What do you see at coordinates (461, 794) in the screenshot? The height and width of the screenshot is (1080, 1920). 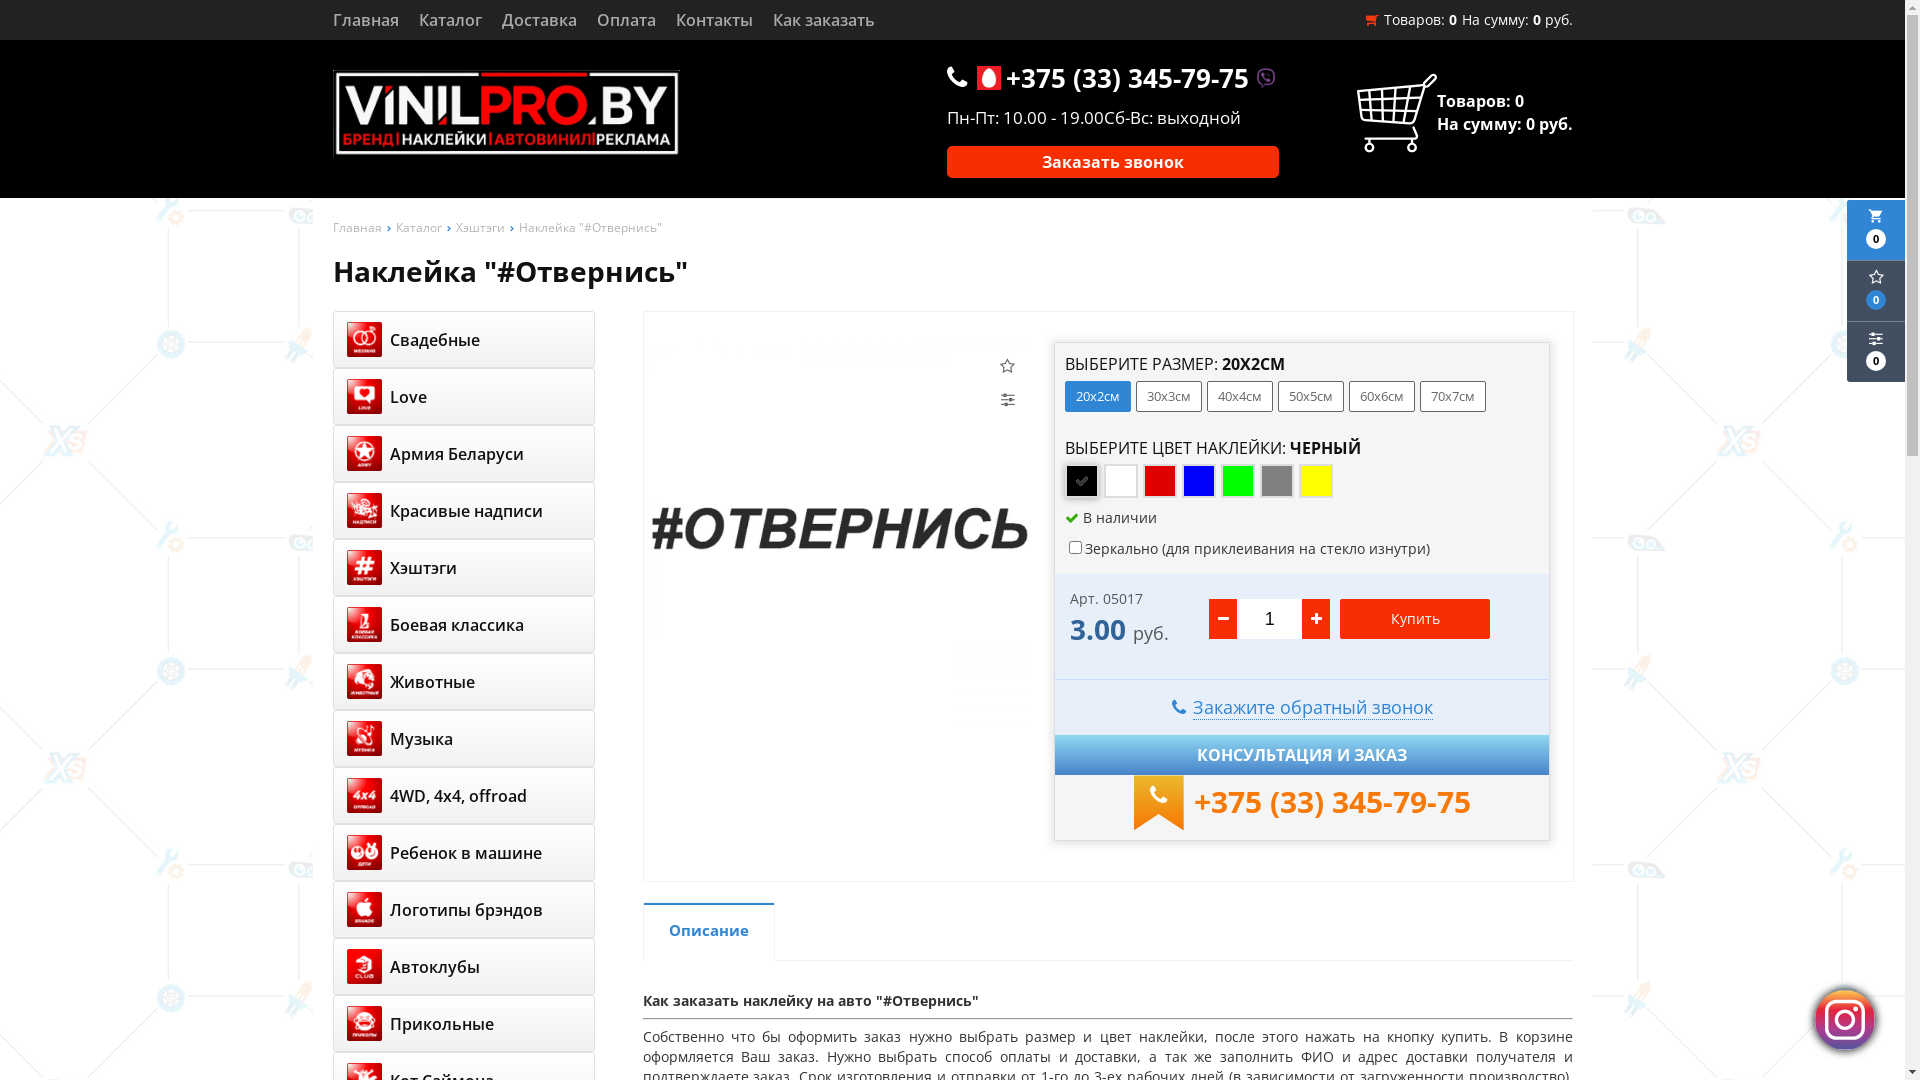 I see `'4WD, 4x4, offroad'` at bounding box center [461, 794].